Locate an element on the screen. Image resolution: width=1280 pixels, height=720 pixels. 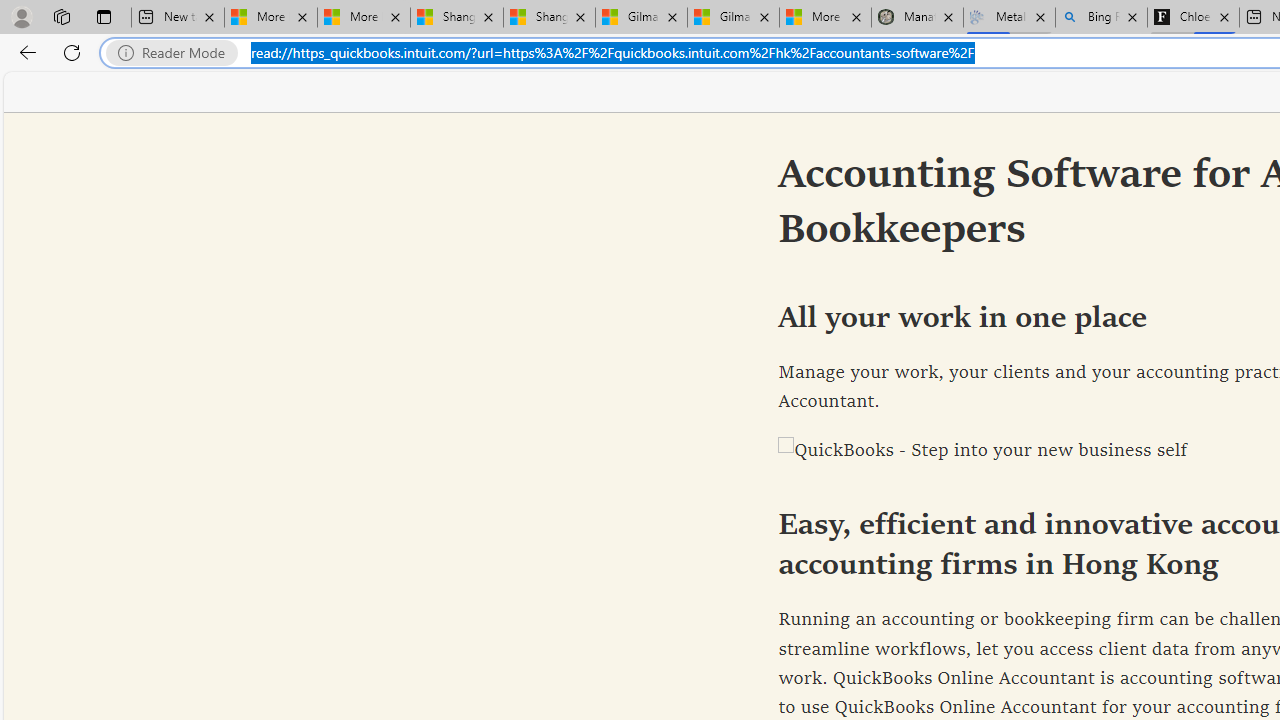
'Reader Mode' is located at coordinates (177, 52).